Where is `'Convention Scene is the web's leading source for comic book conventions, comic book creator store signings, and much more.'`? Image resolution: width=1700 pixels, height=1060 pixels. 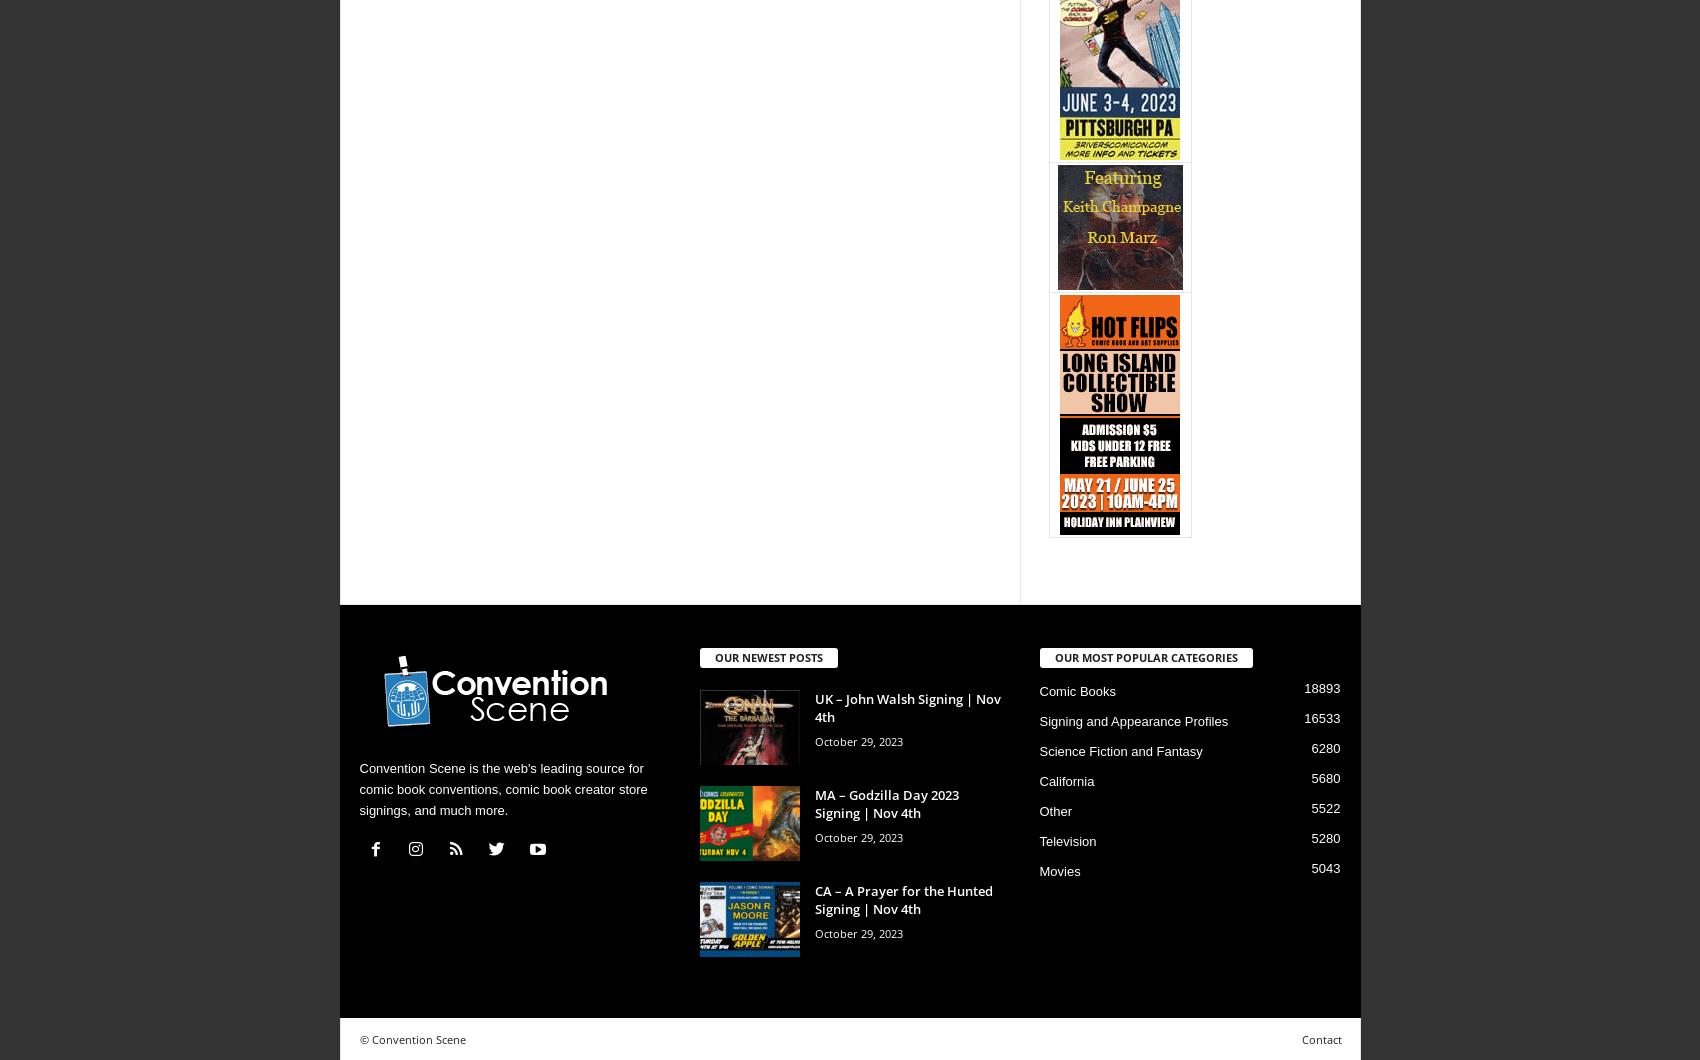 'Convention Scene is the web's leading source for comic book conventions, comic book creator store signings, and much more.' is located at coordinates (503, 788).